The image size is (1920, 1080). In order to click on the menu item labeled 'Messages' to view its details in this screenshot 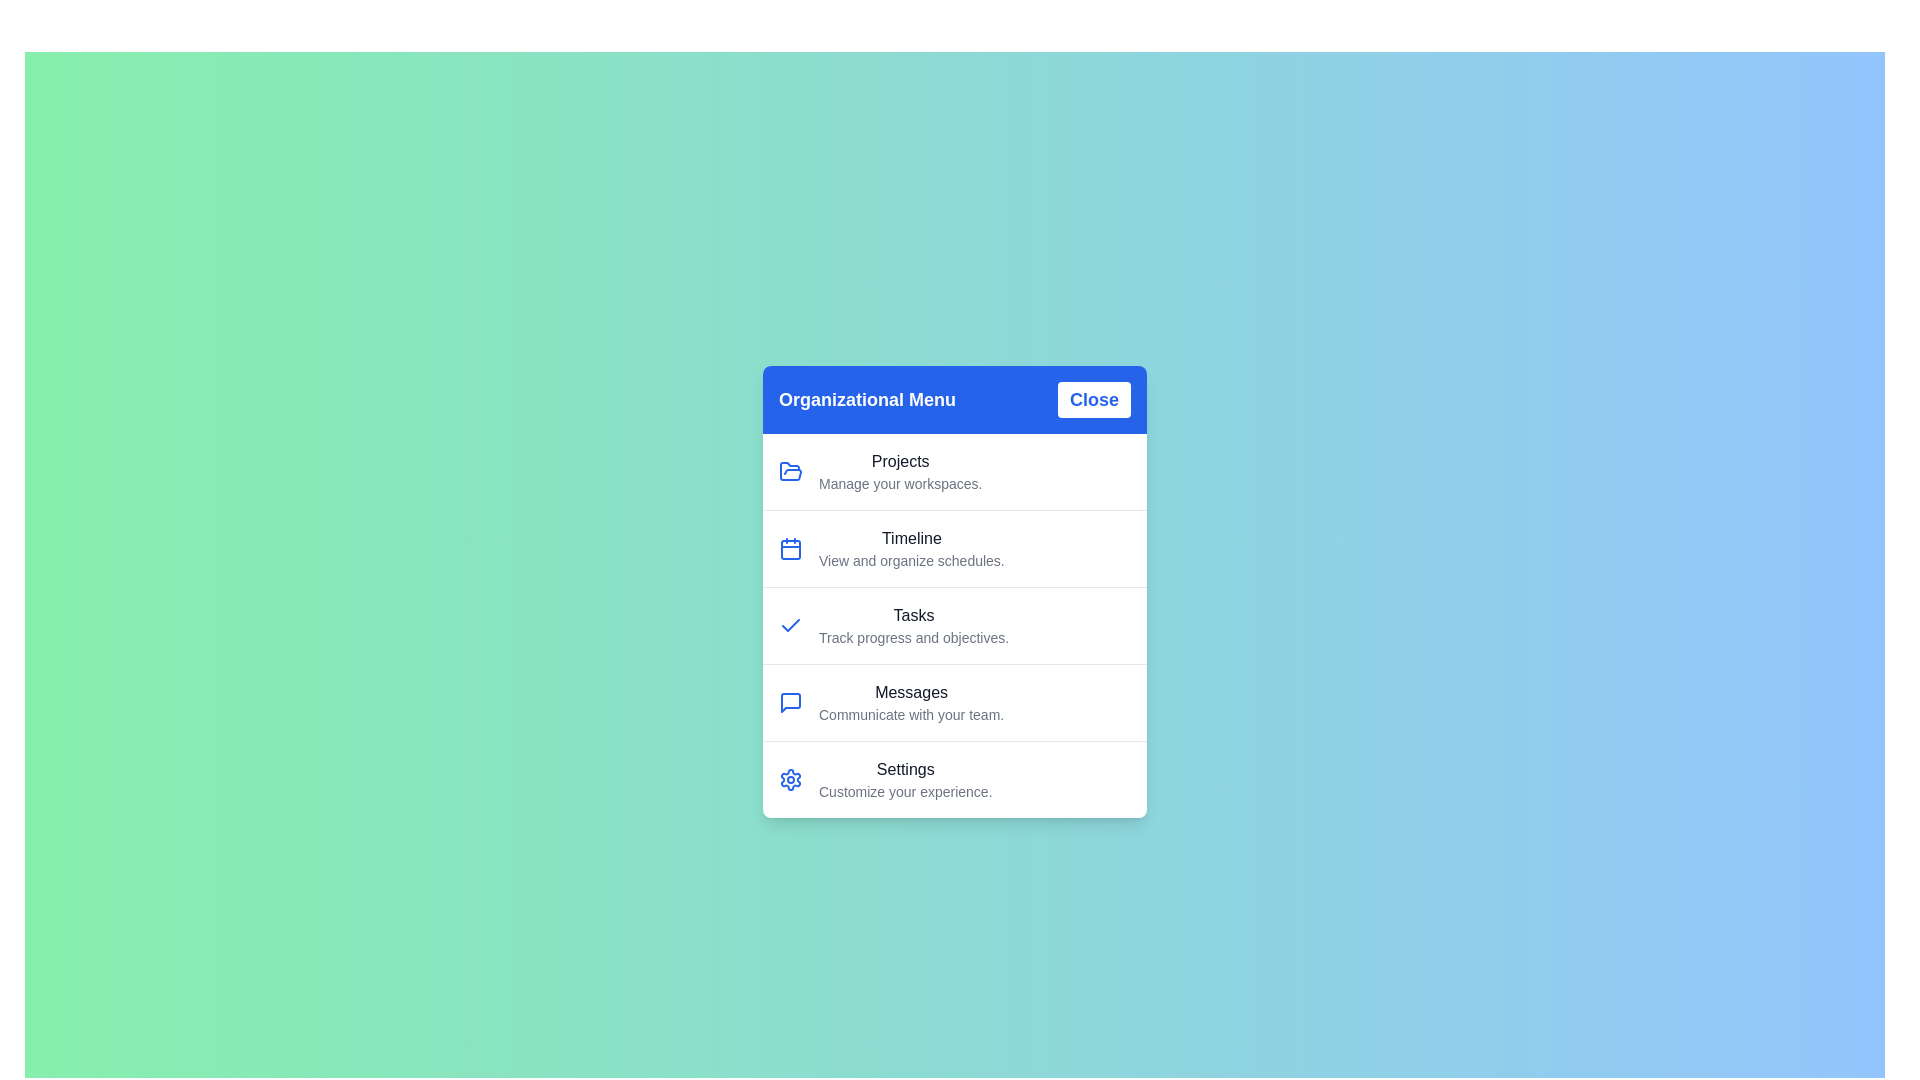, I will do `click(910, 701)`.